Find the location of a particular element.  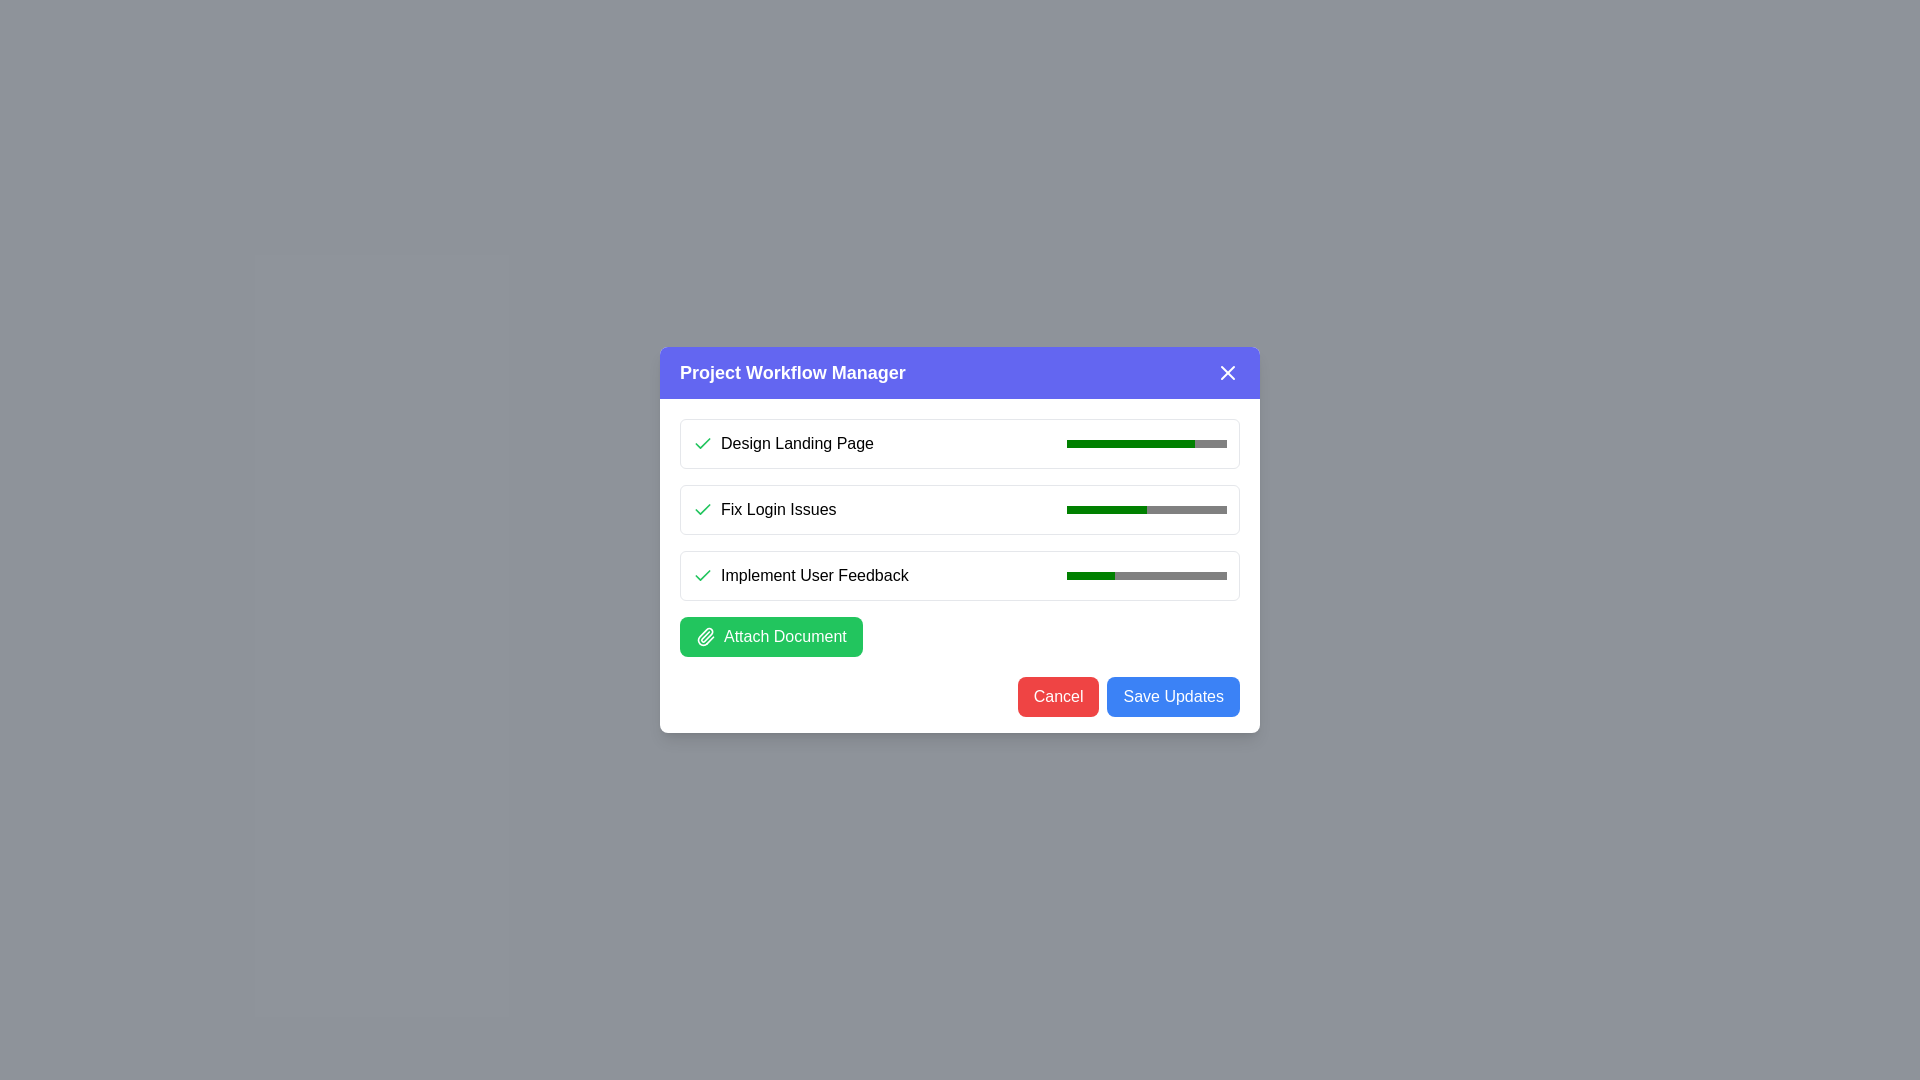

the 'Cancel' button located in the lower-right section of the interface is located at coordinates (1057, 696).